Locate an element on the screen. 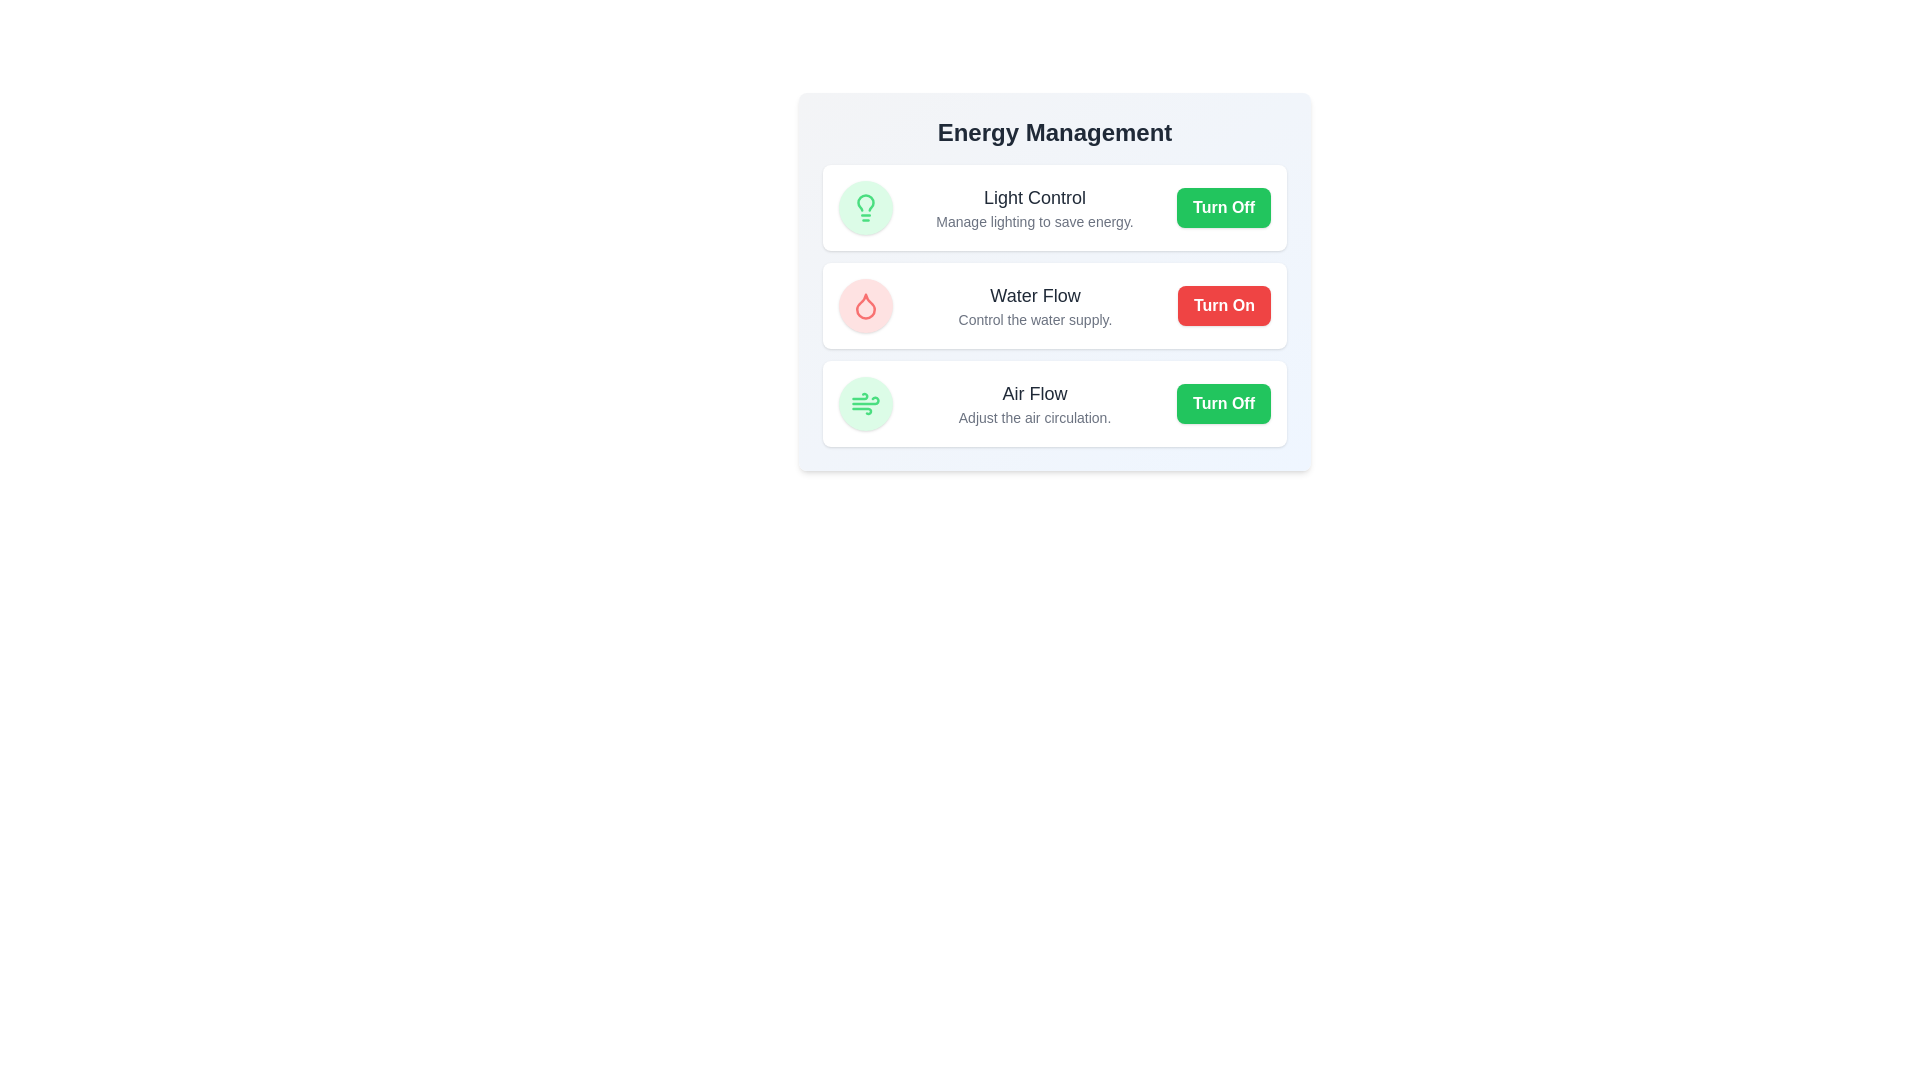  the 'Turn Off' button located in the bottom-right corner of the 'Air Flow' section in the 'Energy Management' interface is located at coordinates (1223, 404).